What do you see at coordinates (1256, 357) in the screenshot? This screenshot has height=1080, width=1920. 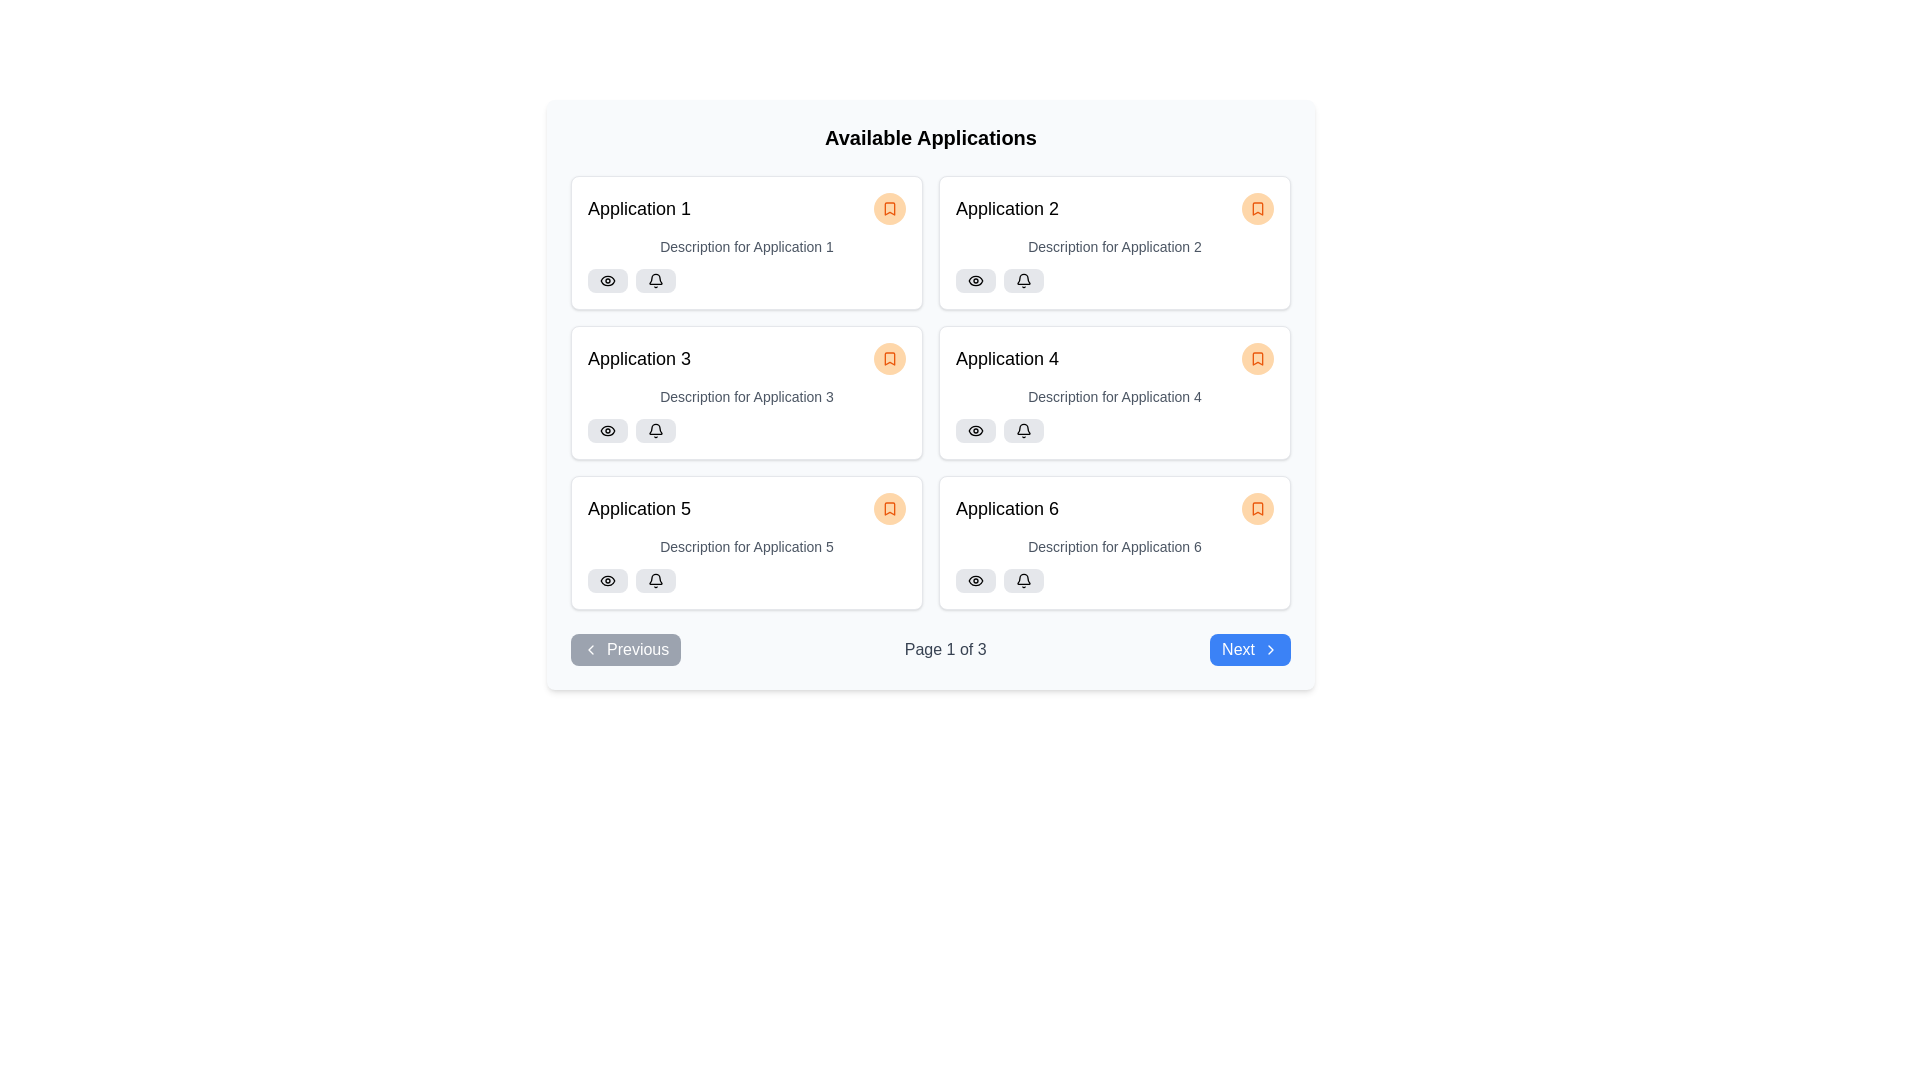 I see `the bookmark icon located in the top-right corner of the Application 4 panel` at bounding box center [1256, 357].